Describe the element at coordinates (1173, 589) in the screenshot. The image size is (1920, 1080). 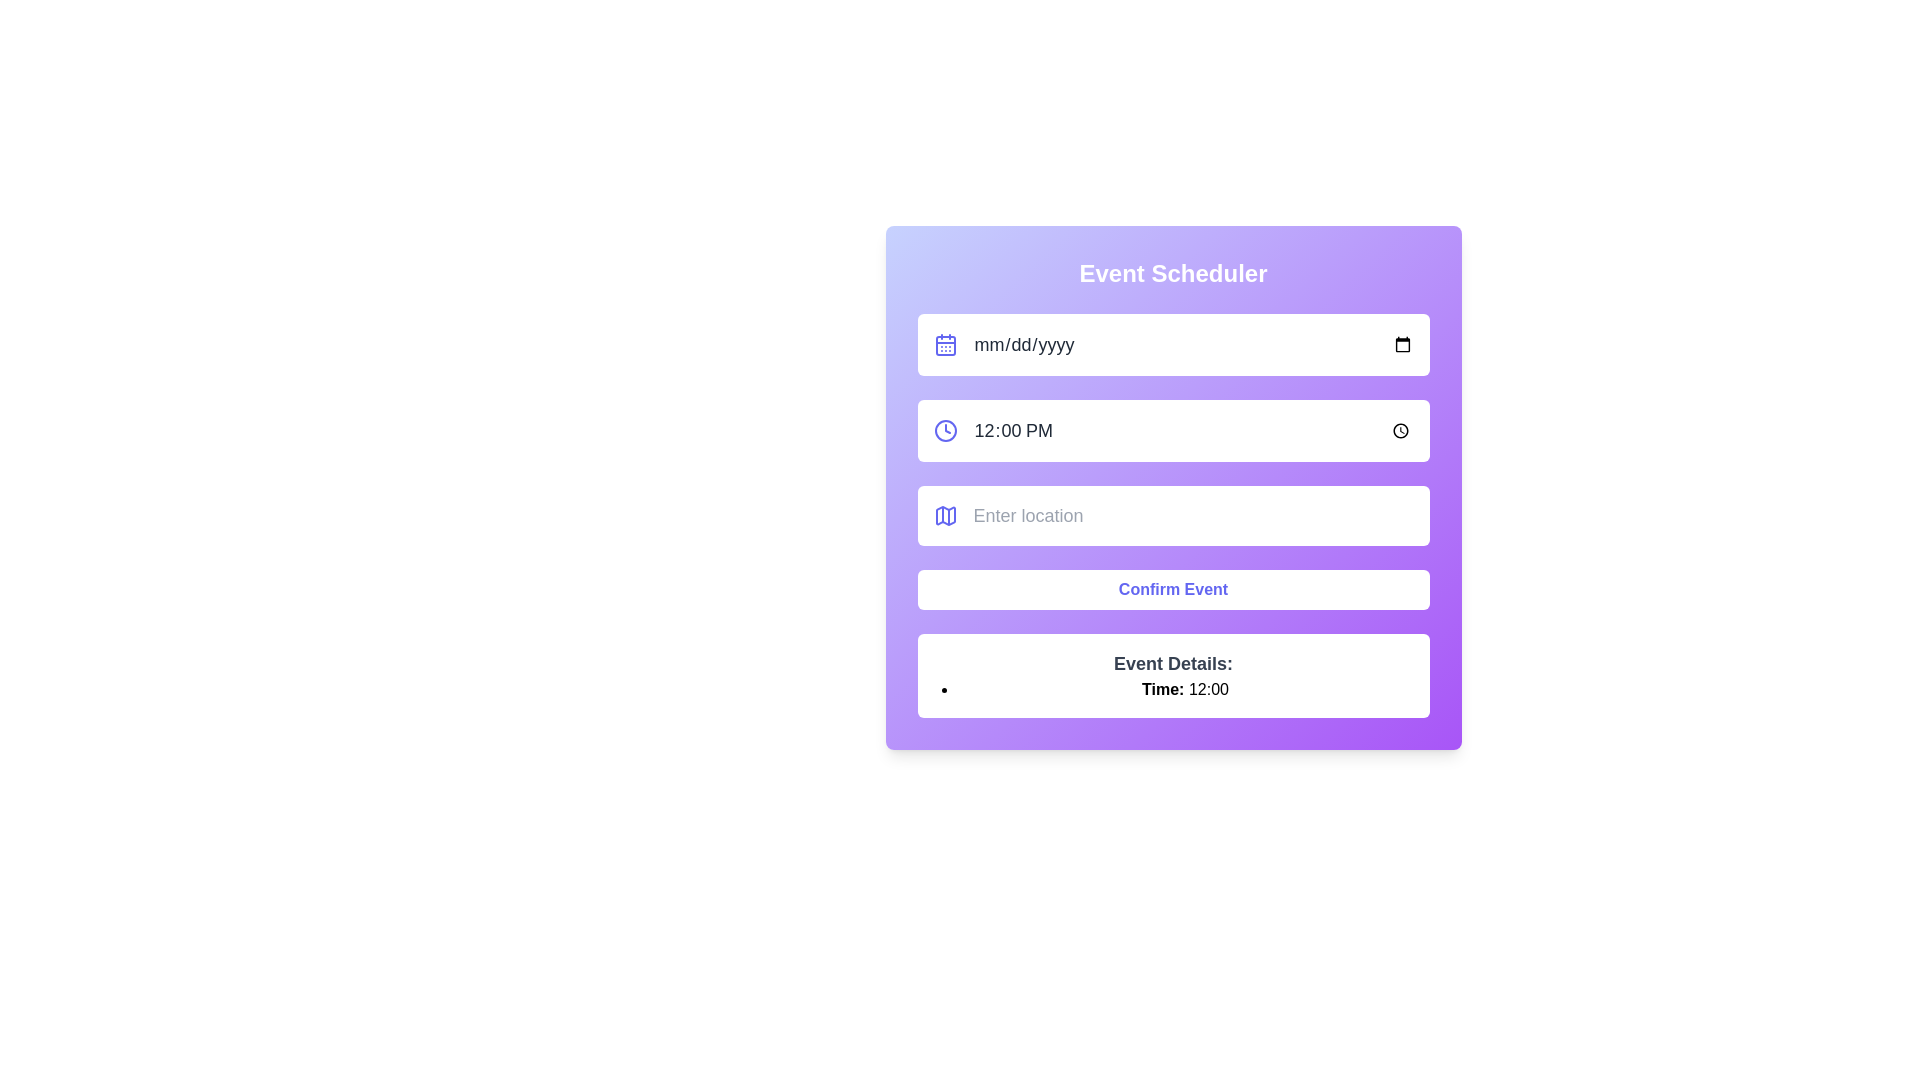
I see `the 'Confirm Event' button, which is a rectangular button with a white background and indigo text, positioned centrally below a location input field` at that location.